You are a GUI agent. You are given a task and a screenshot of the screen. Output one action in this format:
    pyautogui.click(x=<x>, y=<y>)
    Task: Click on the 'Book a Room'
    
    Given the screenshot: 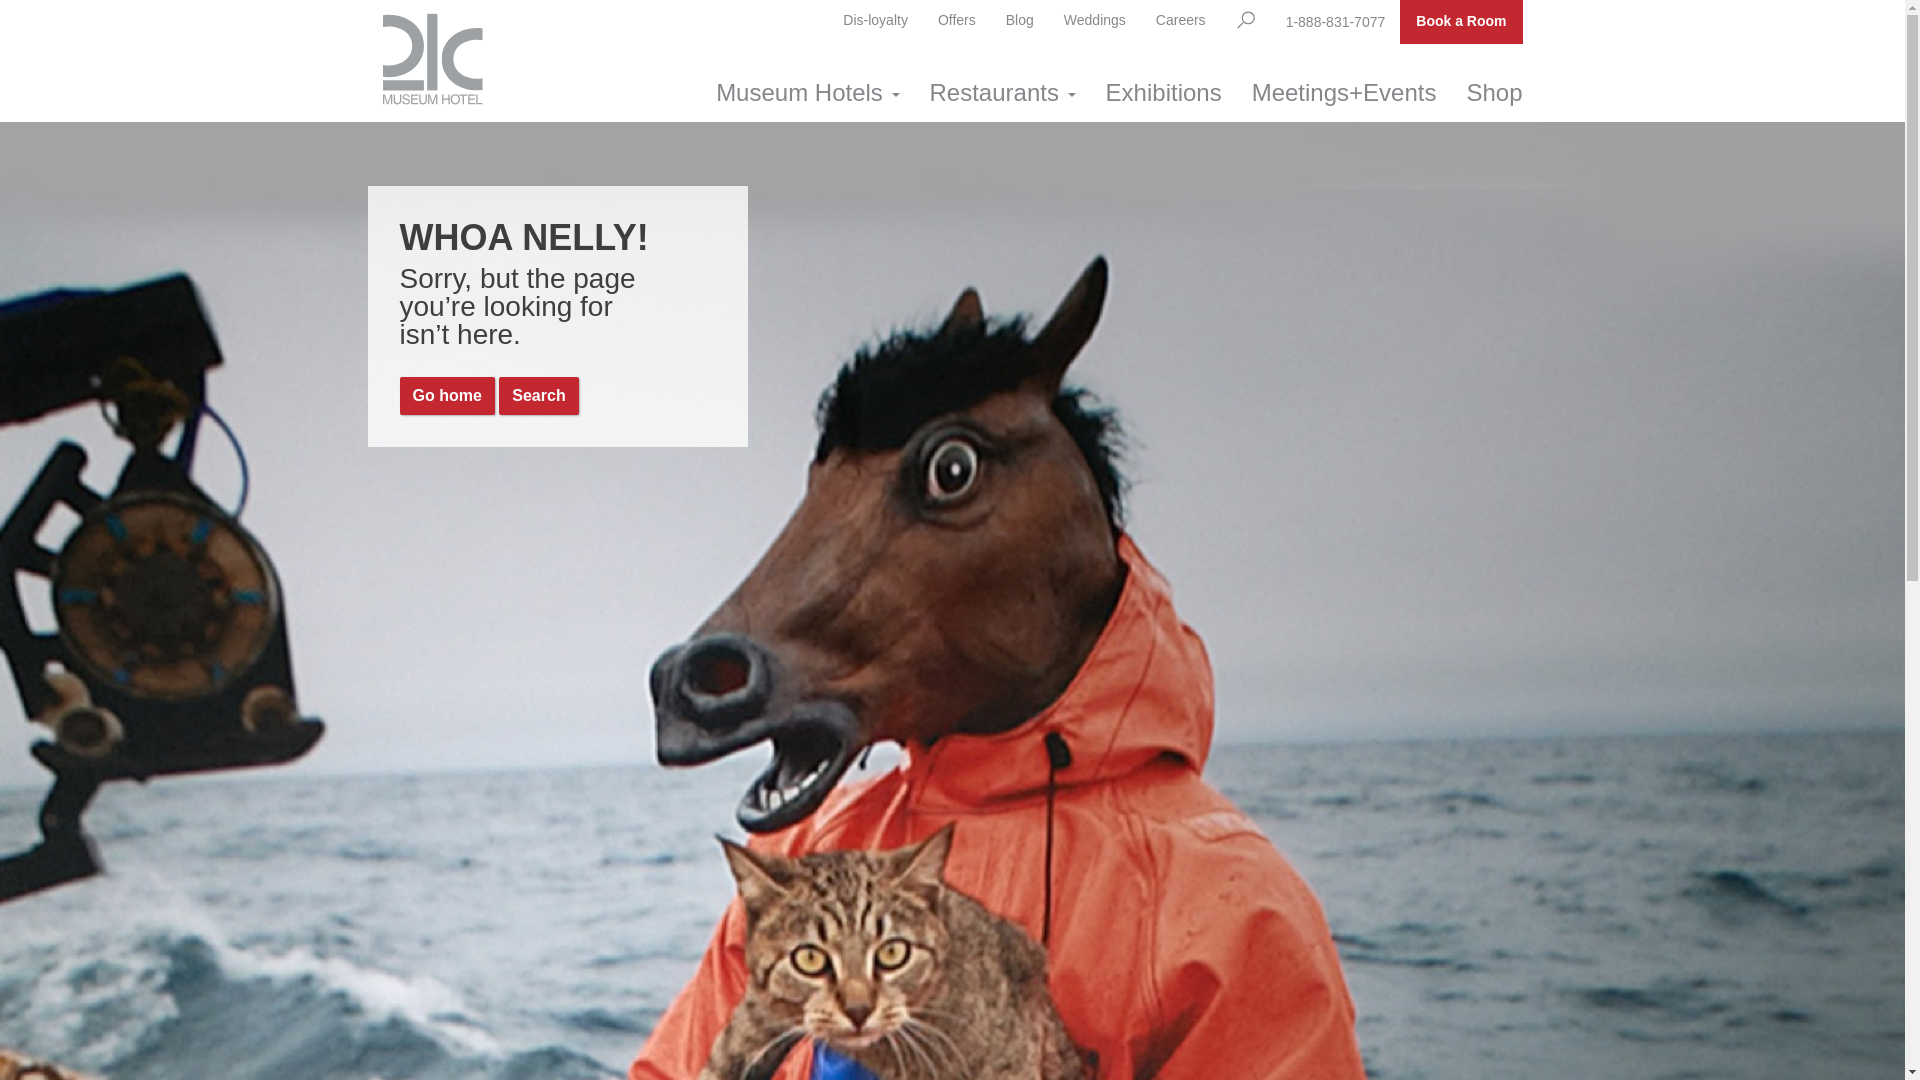 What is the action you would take?
    pyautogui.click(x=1399, y=22)
    